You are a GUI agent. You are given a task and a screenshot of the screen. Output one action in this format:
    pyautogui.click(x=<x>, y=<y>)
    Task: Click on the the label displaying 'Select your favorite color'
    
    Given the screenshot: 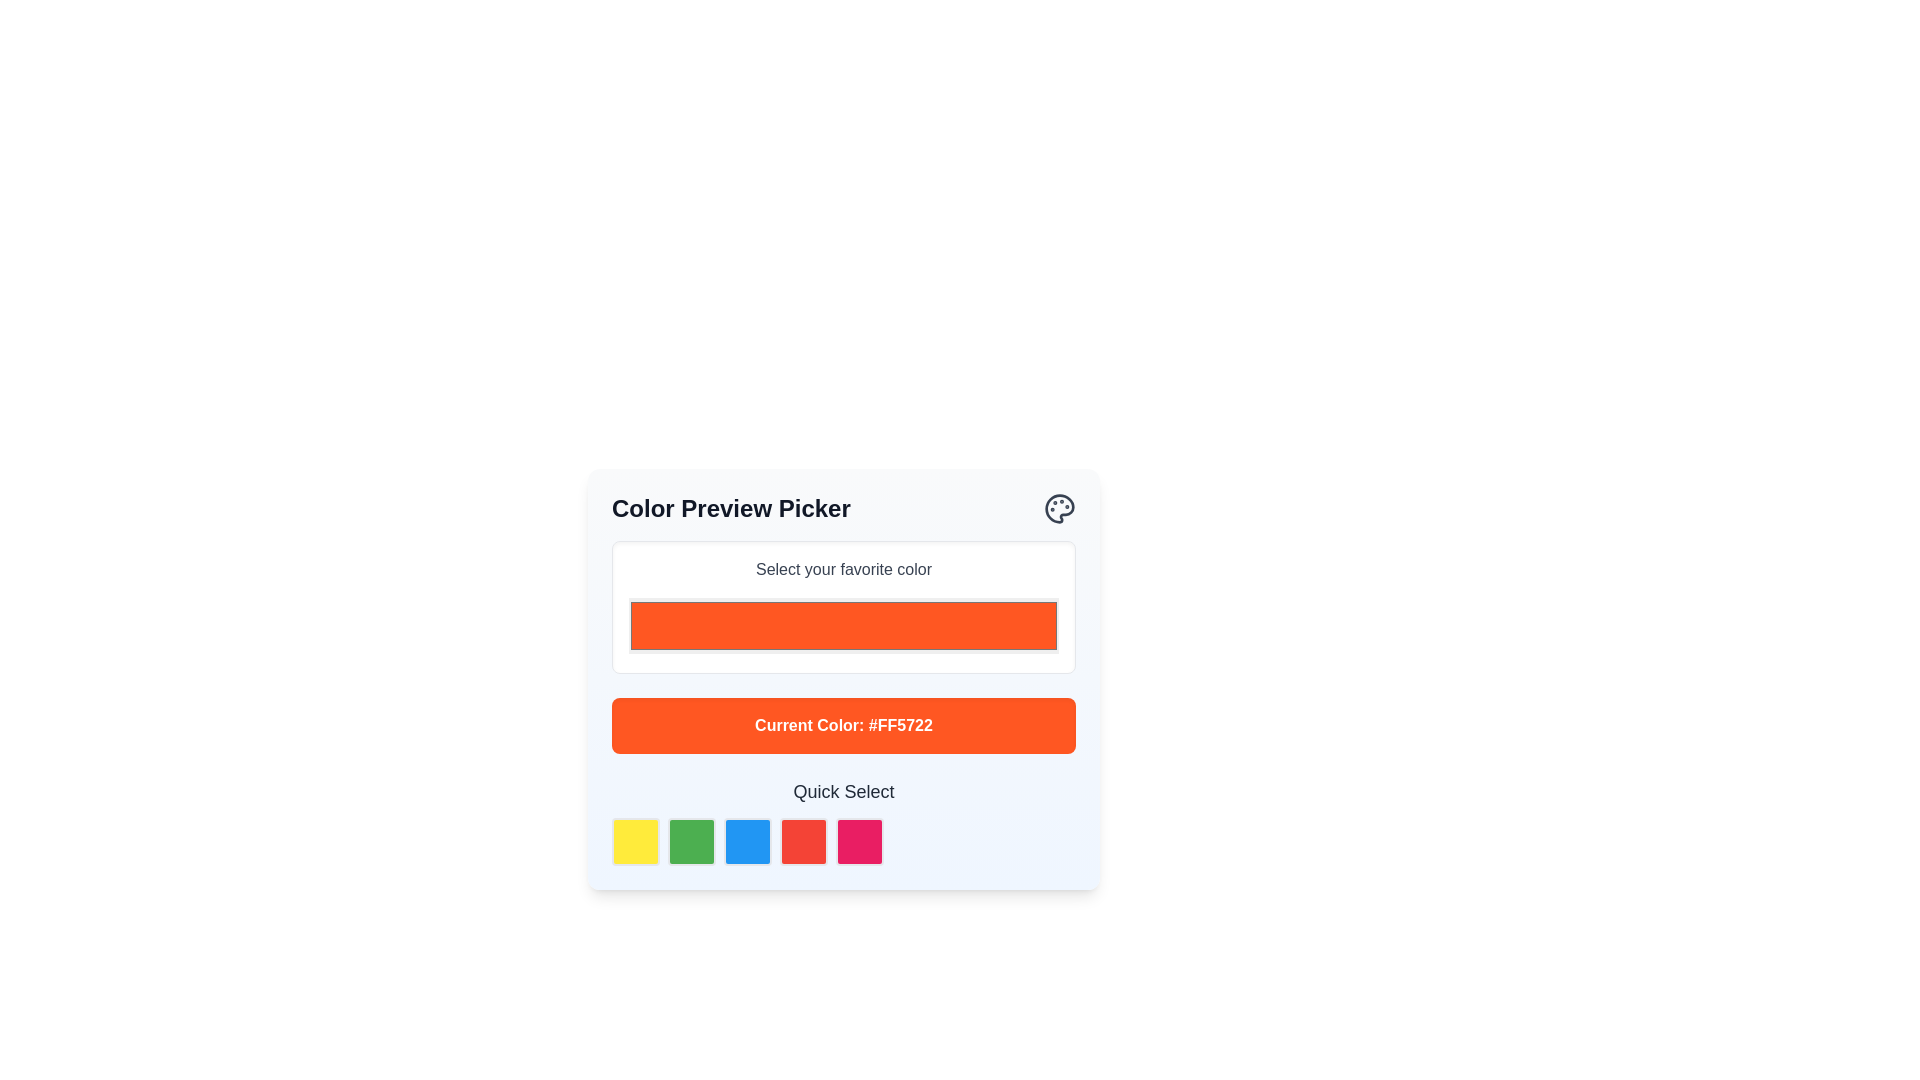 What is the action you would take?
    pyautogui.click(x=844, y=570)
    